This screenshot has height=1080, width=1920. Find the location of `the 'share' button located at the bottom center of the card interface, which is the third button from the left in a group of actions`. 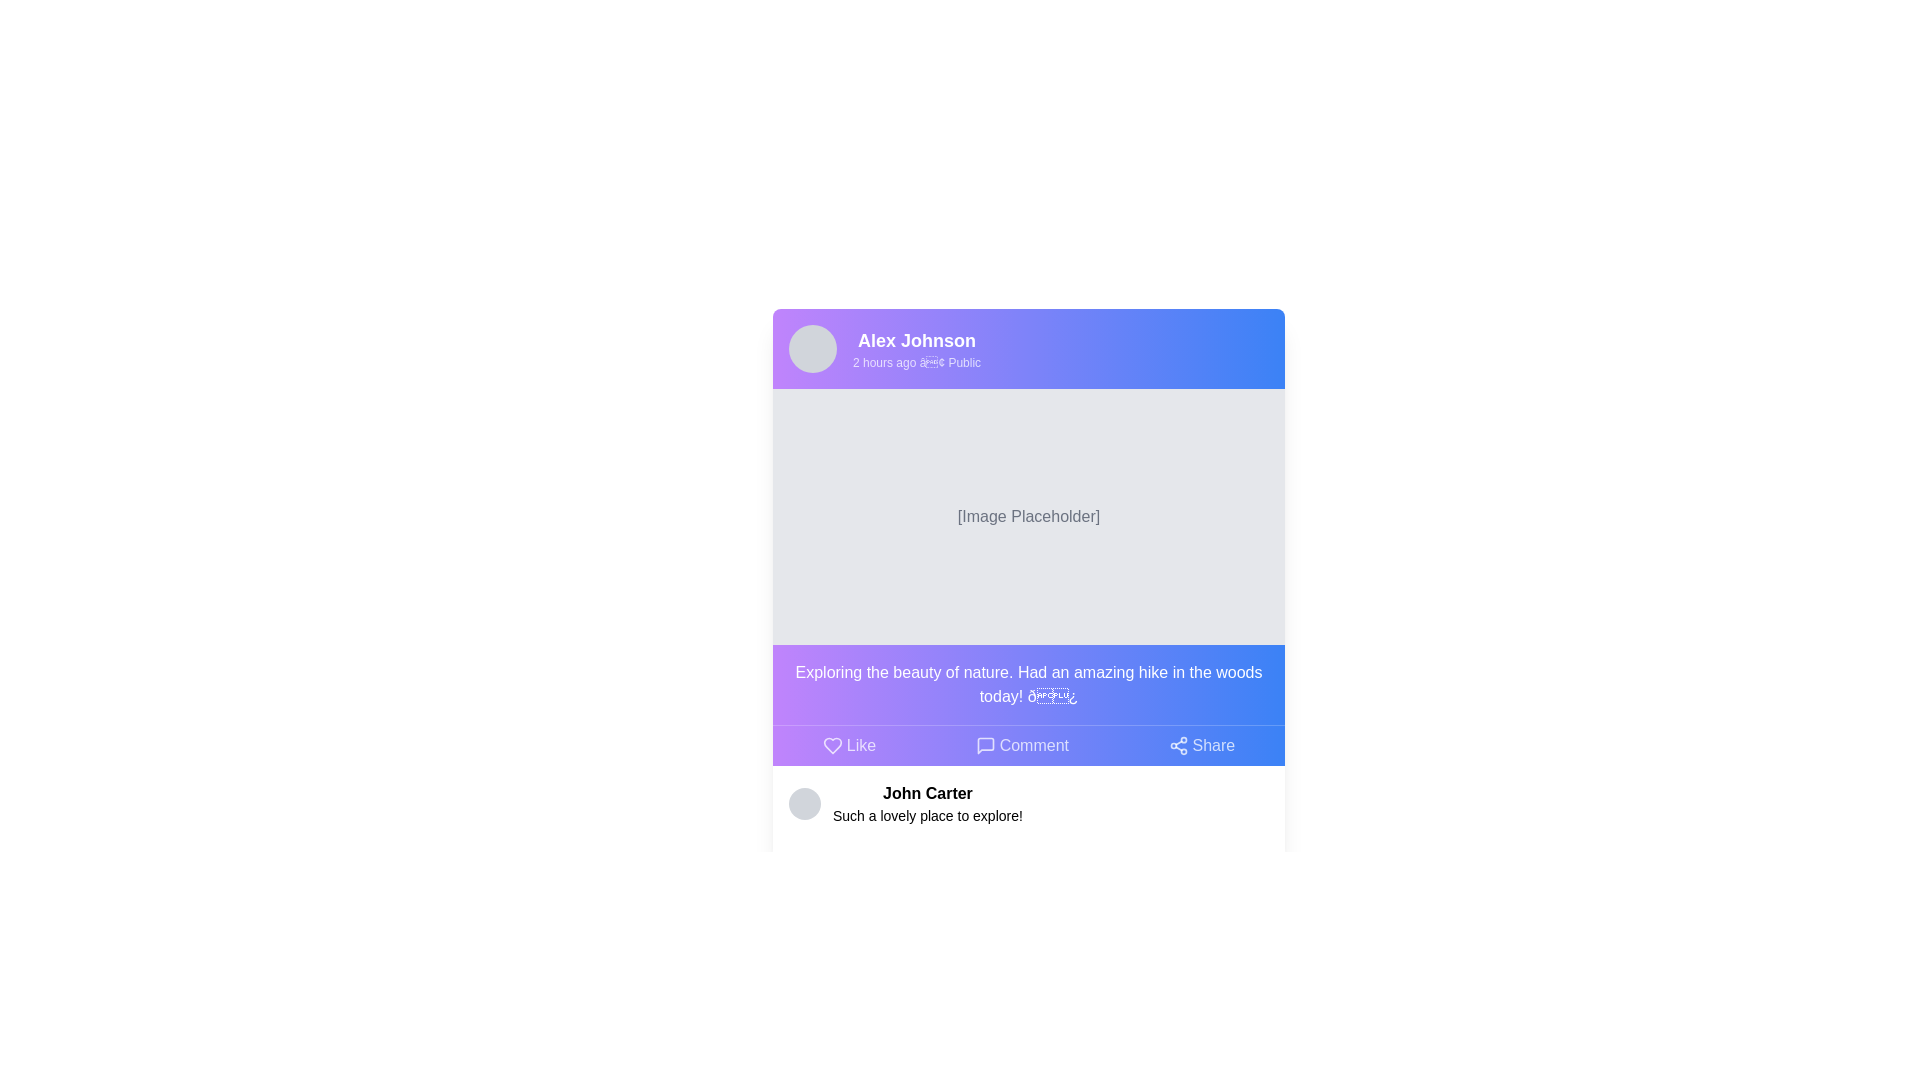

the 'share' button located at the bottom center of the card interface, which is the third button from the left in a group of actions is located at coordinates (1200, 745).